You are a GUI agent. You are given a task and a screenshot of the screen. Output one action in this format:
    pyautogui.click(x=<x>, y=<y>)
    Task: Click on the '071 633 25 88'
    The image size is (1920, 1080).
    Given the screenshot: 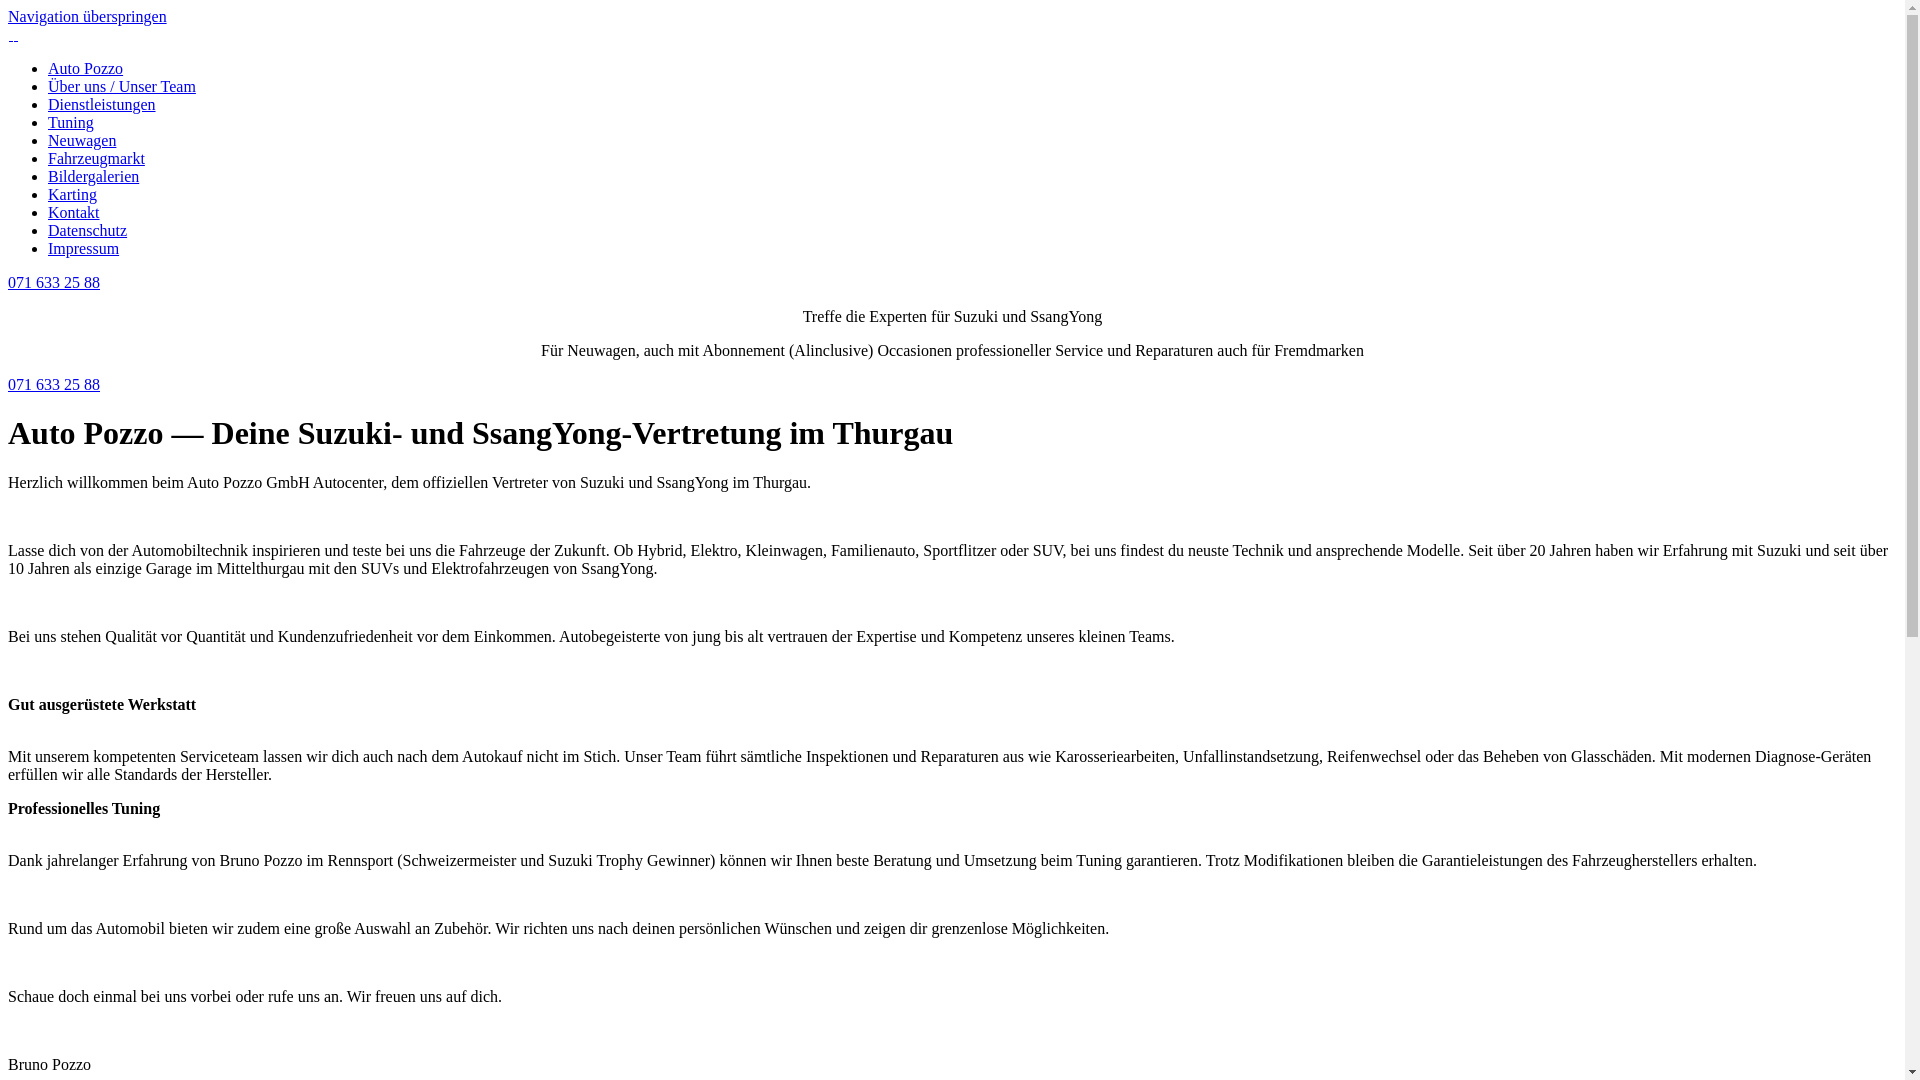 What is the action you would take?
    pyautogui.click(x=53, y=384)
    